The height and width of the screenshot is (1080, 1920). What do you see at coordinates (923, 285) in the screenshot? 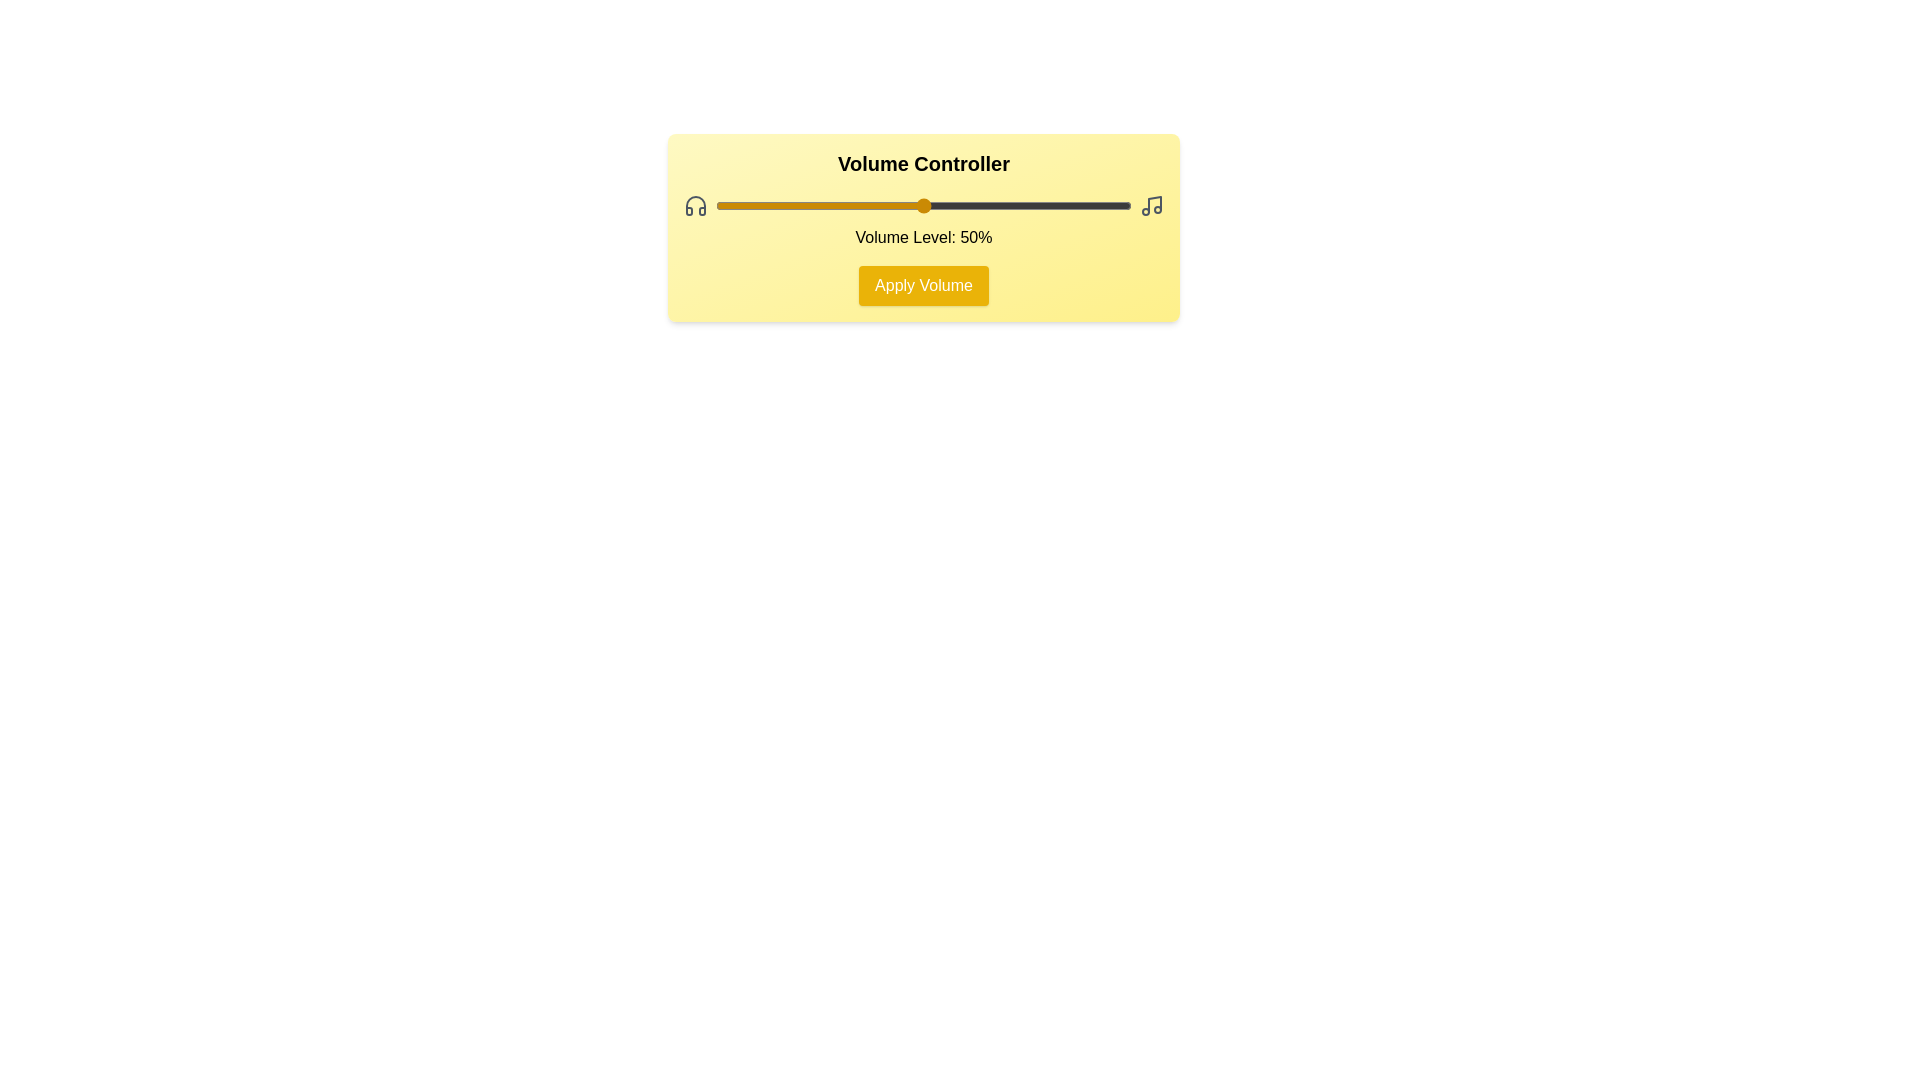
I see `'Apply Volume' button` at bounding box center [923, 285].